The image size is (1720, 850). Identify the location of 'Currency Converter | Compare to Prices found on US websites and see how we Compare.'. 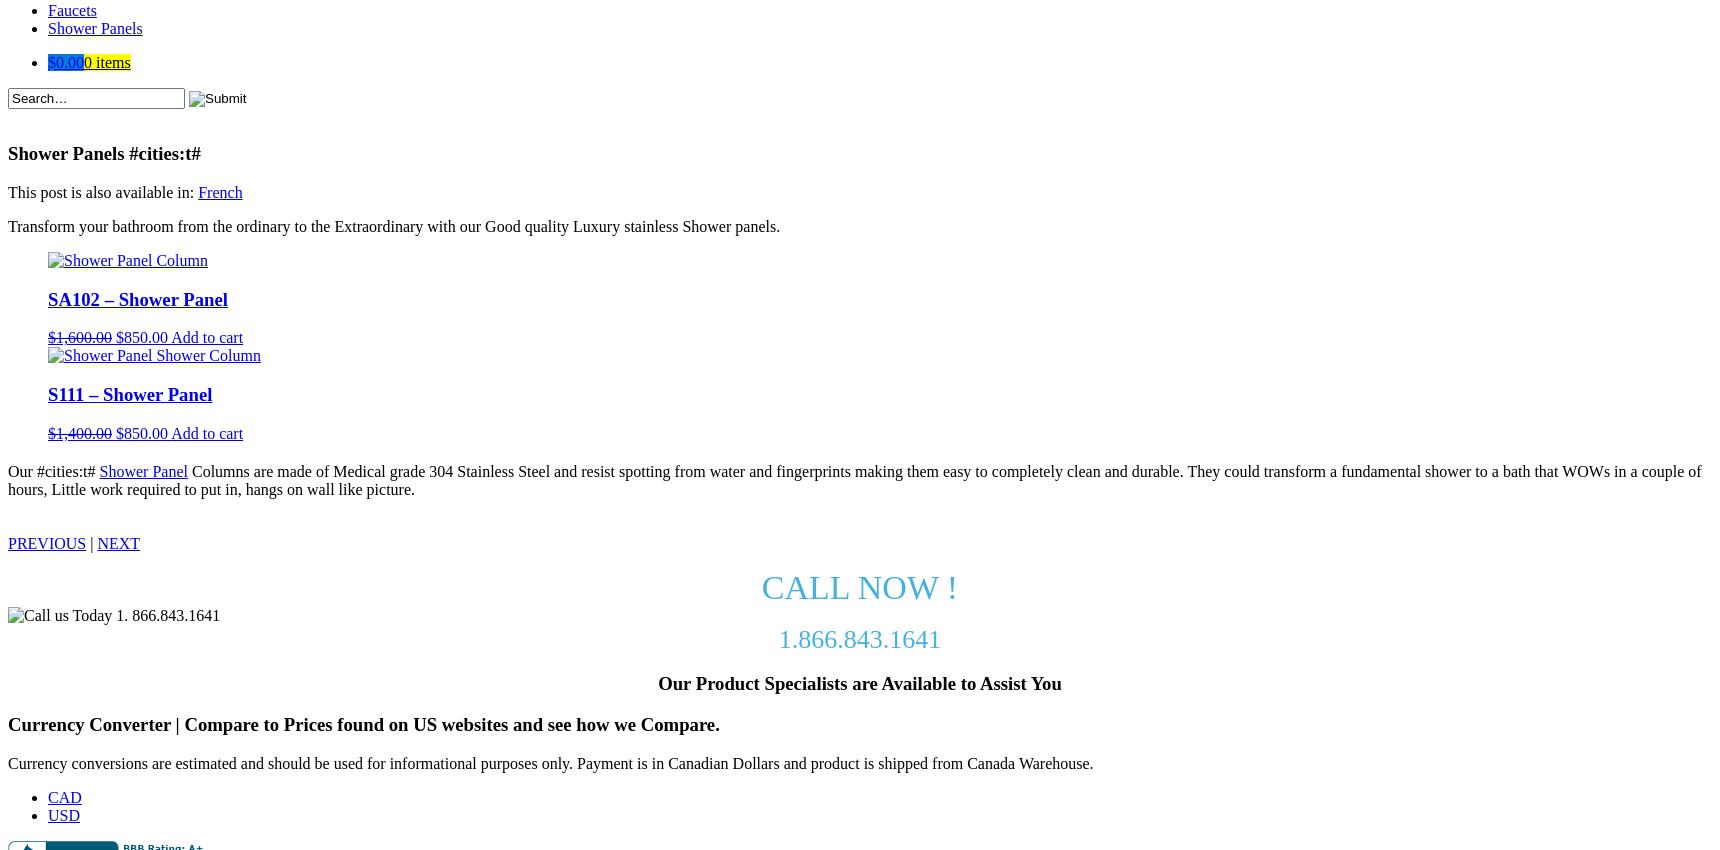
(363, 724).